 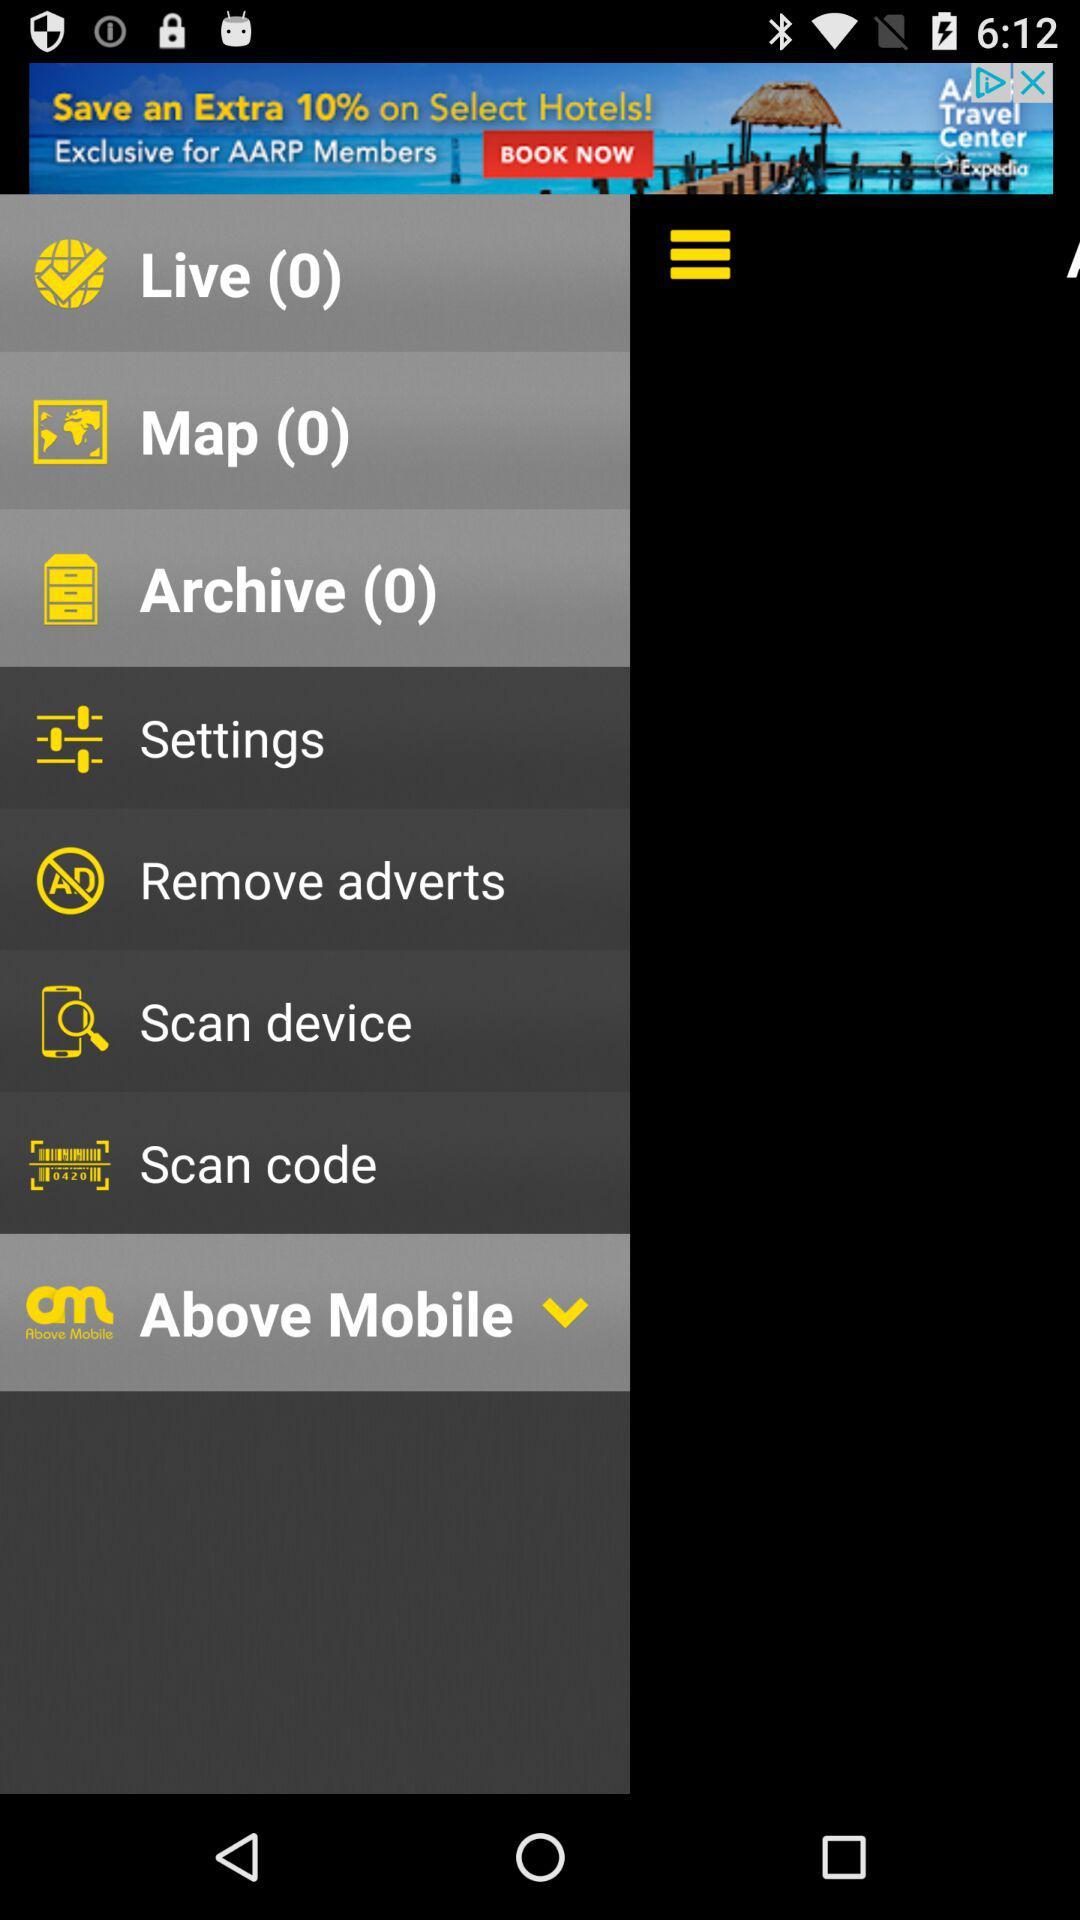 What do you see at coordinates (685, 270) in the screenshot?
I see `the menu icon` at bounding box center [685, 270].